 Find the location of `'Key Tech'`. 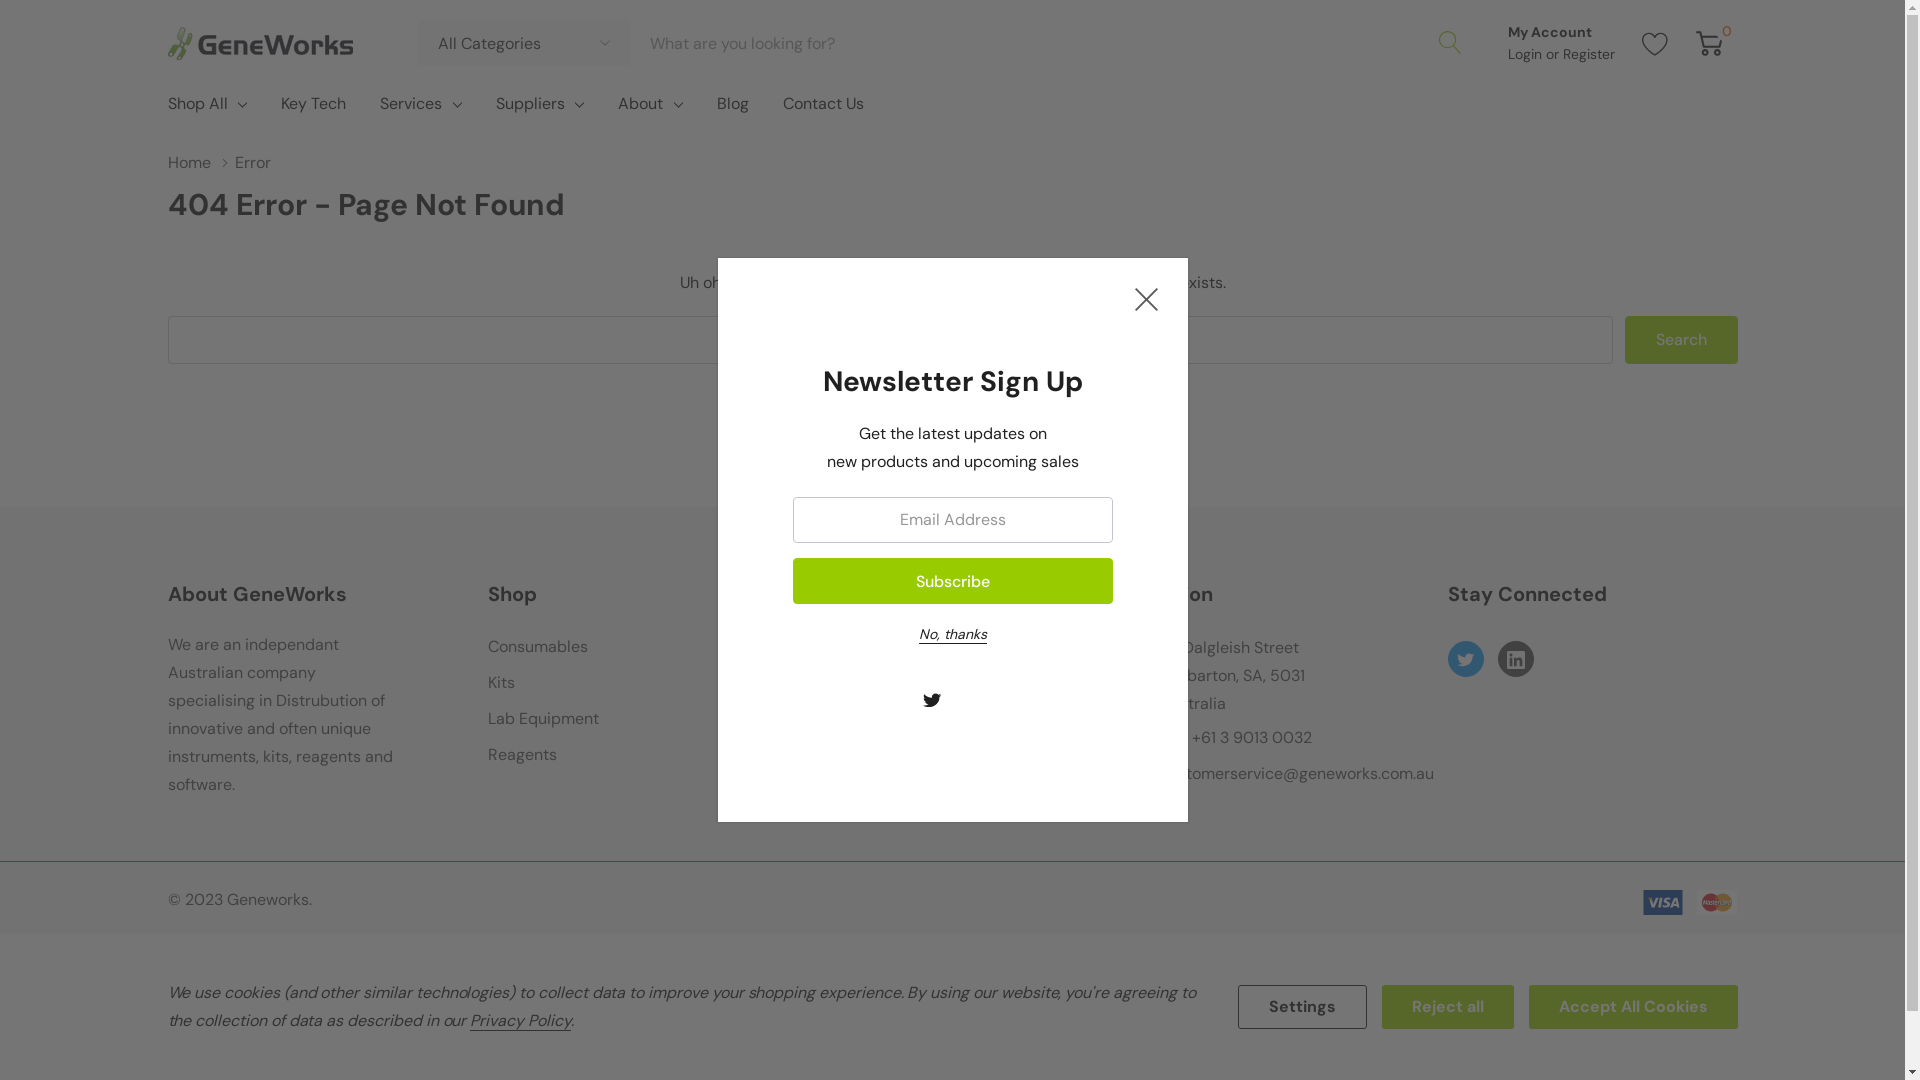

'Key Tech' is located at coordinates (263, 108).